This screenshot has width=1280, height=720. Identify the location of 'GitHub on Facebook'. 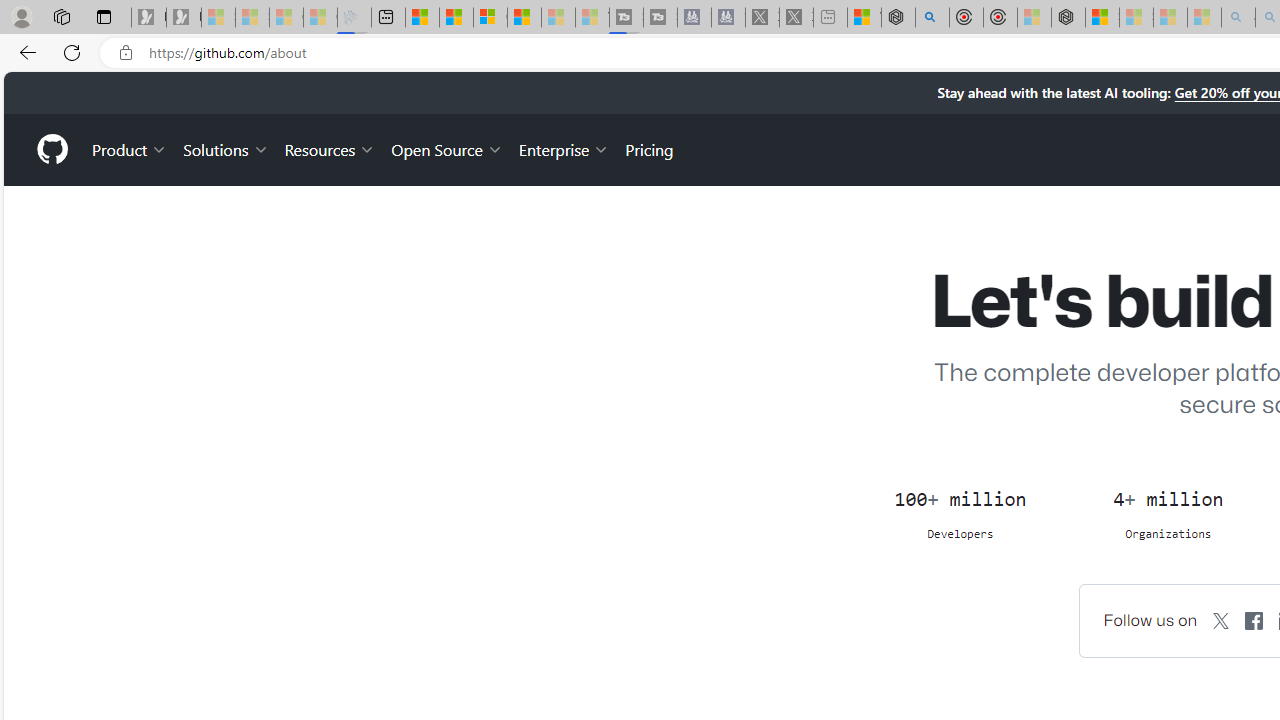
(1254, 619).